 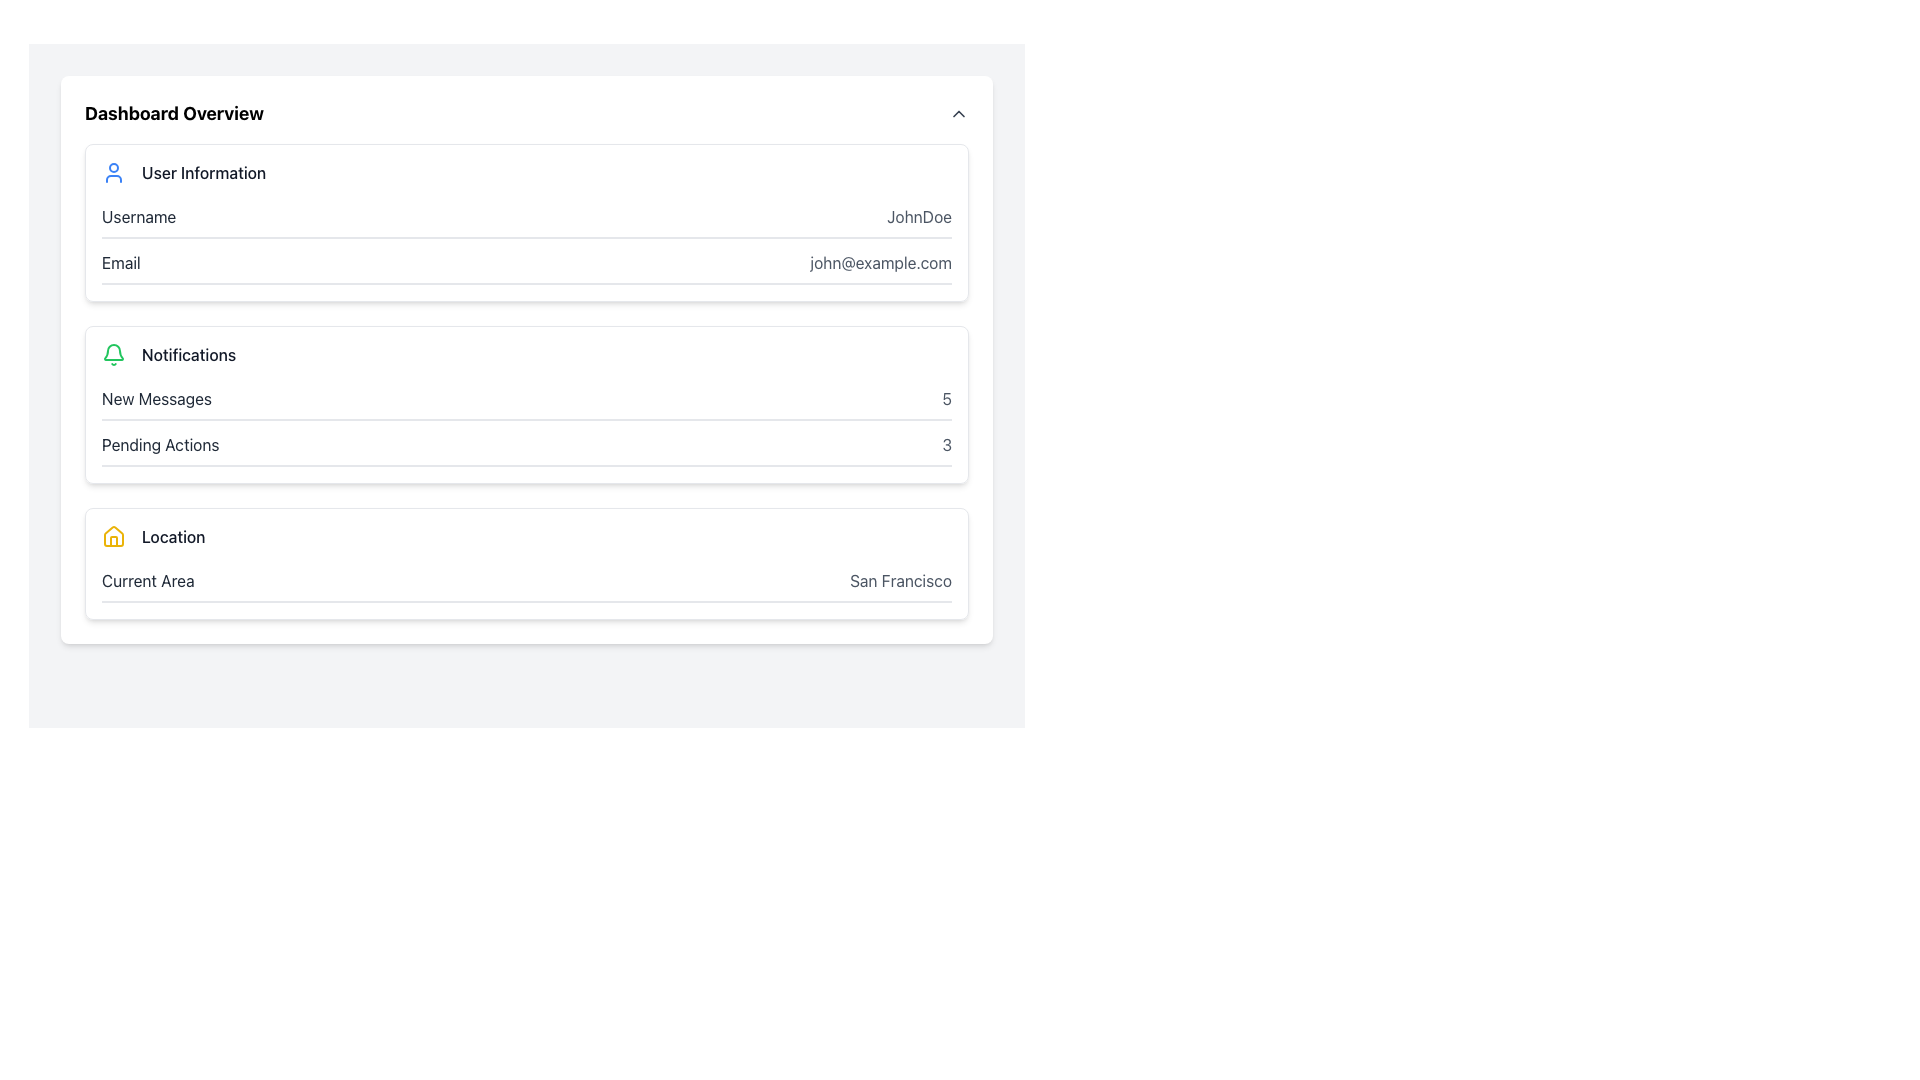 What do you see at coordinates (174, 114) in the screenshot?
I see `the bold, large-sized text label displaying 'Dashboard Overview' at the top of the panel` at bounding box center [174, 114].